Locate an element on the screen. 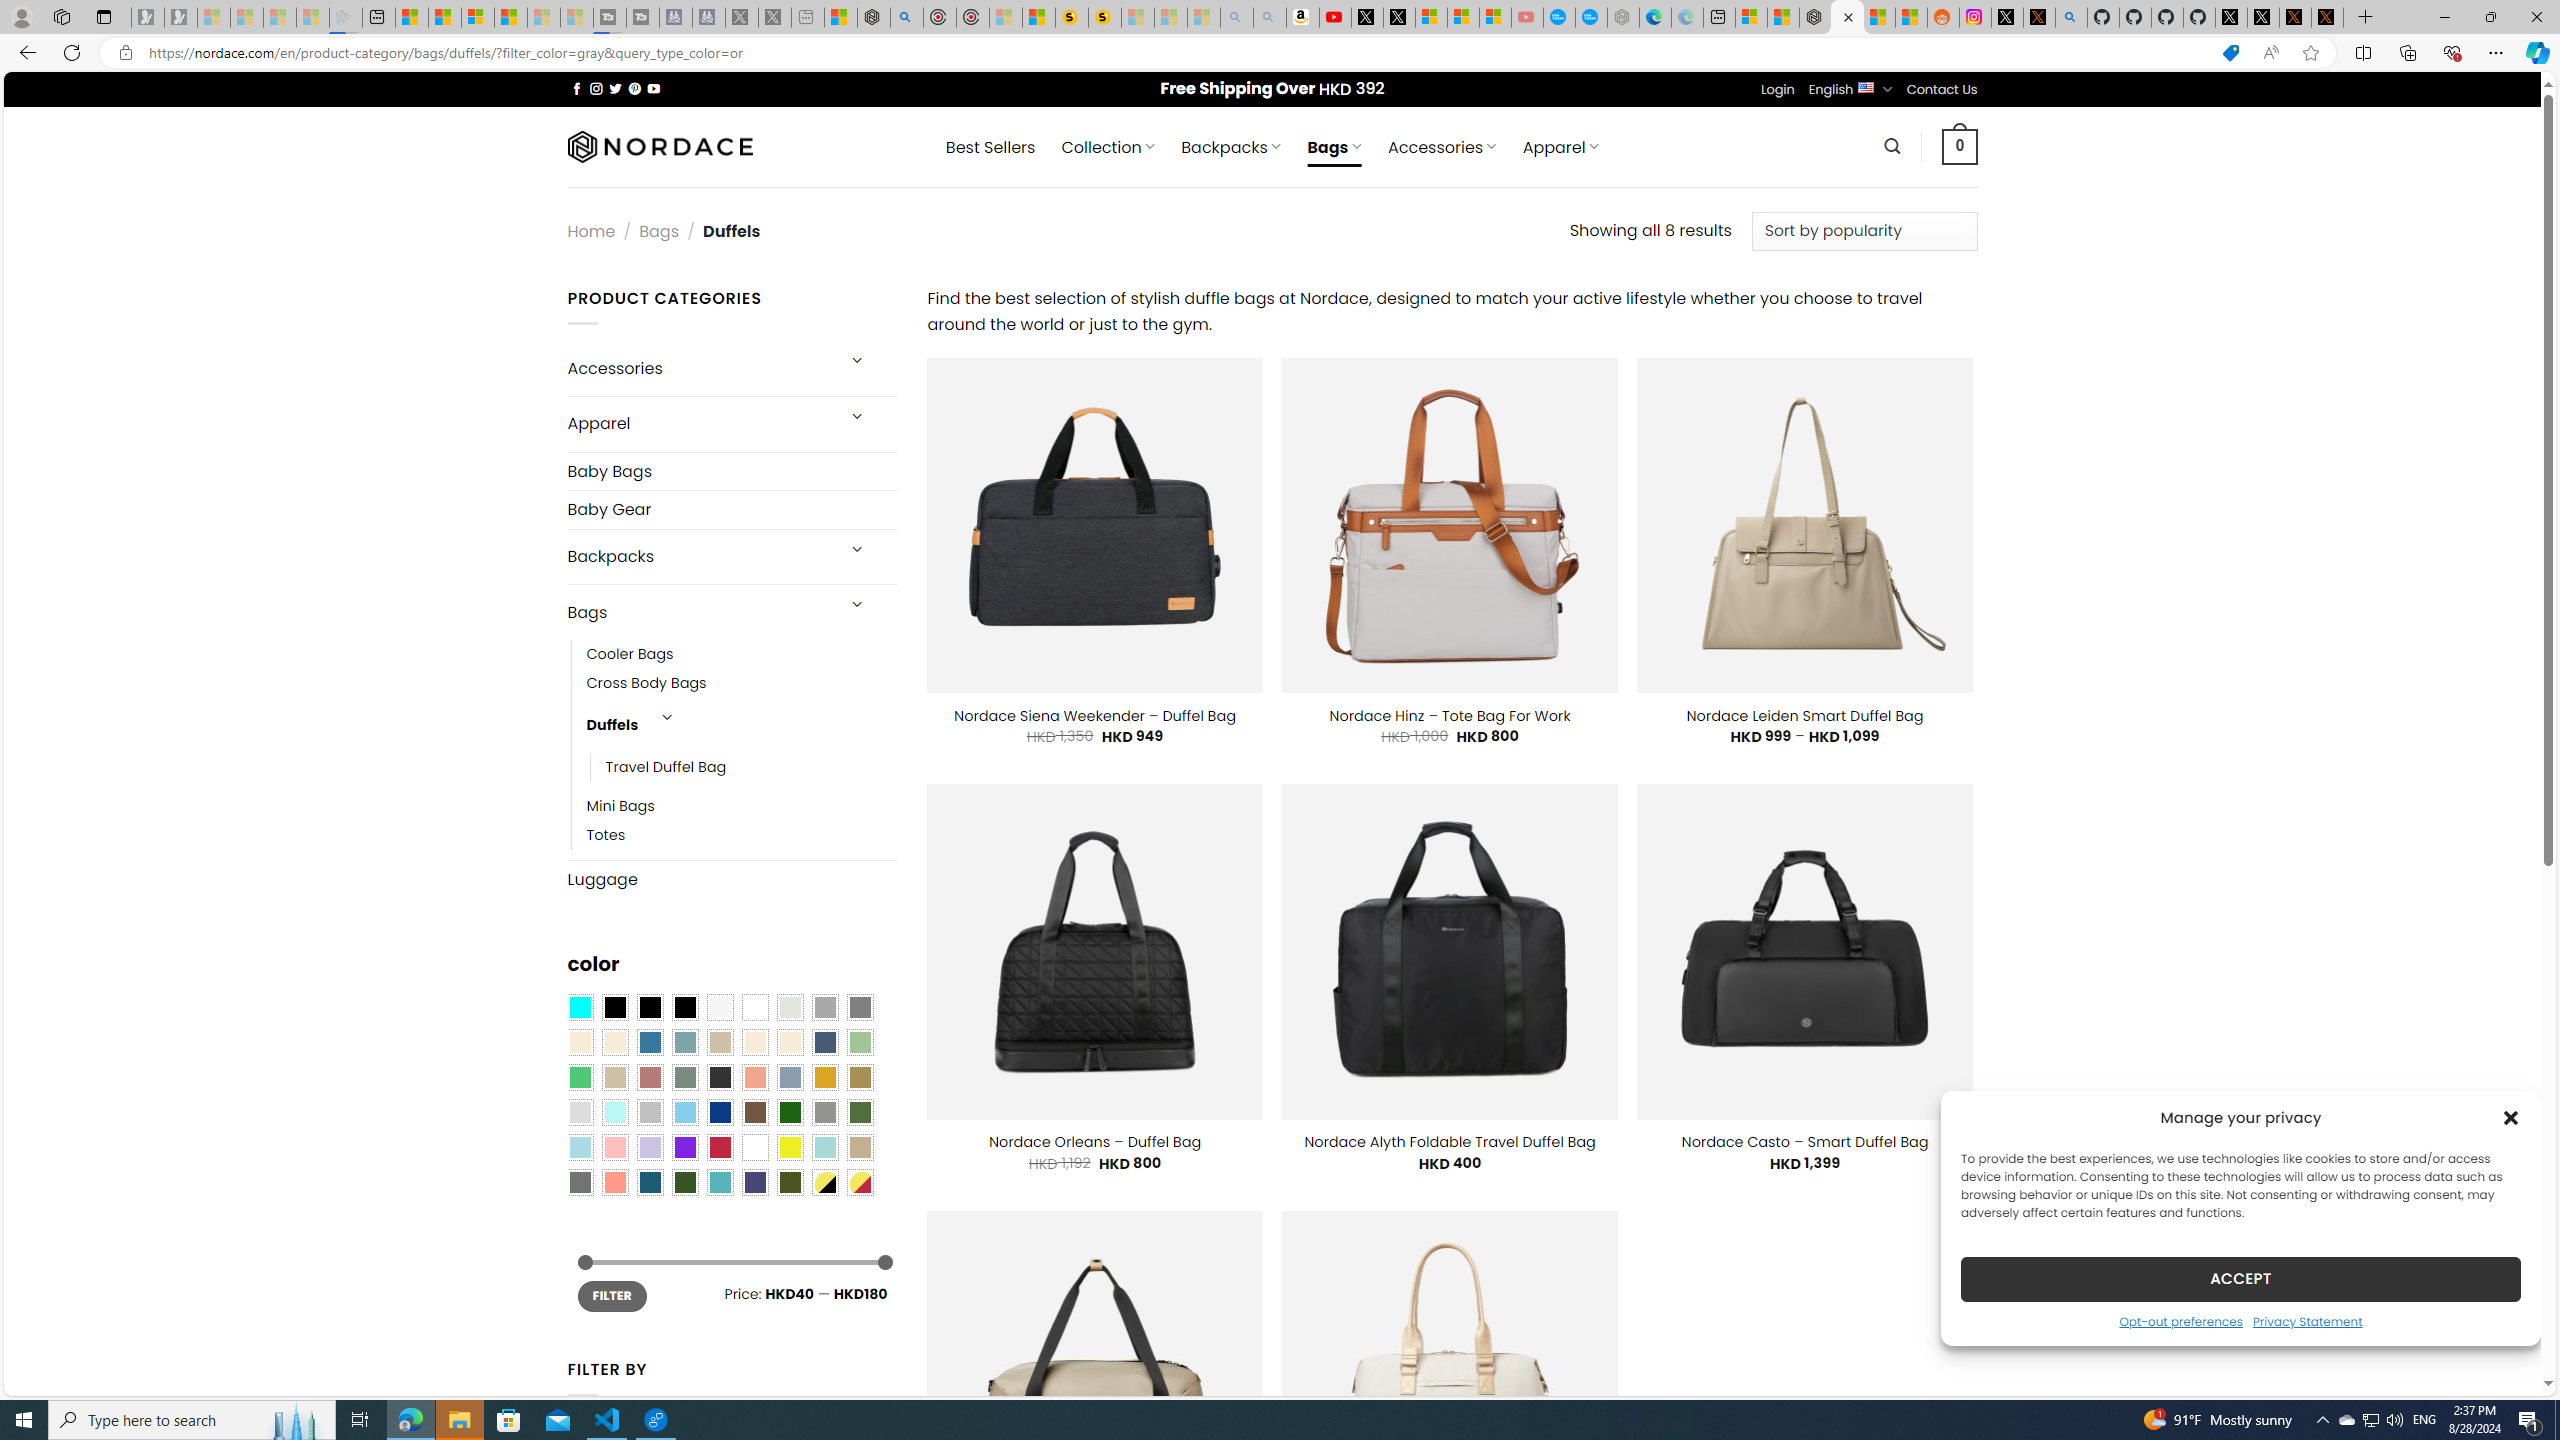 This screenshot has height=1440, width=2560. 'Nordace Leiden Smart Duffel Bag' is located at coordinates (1805, 715).